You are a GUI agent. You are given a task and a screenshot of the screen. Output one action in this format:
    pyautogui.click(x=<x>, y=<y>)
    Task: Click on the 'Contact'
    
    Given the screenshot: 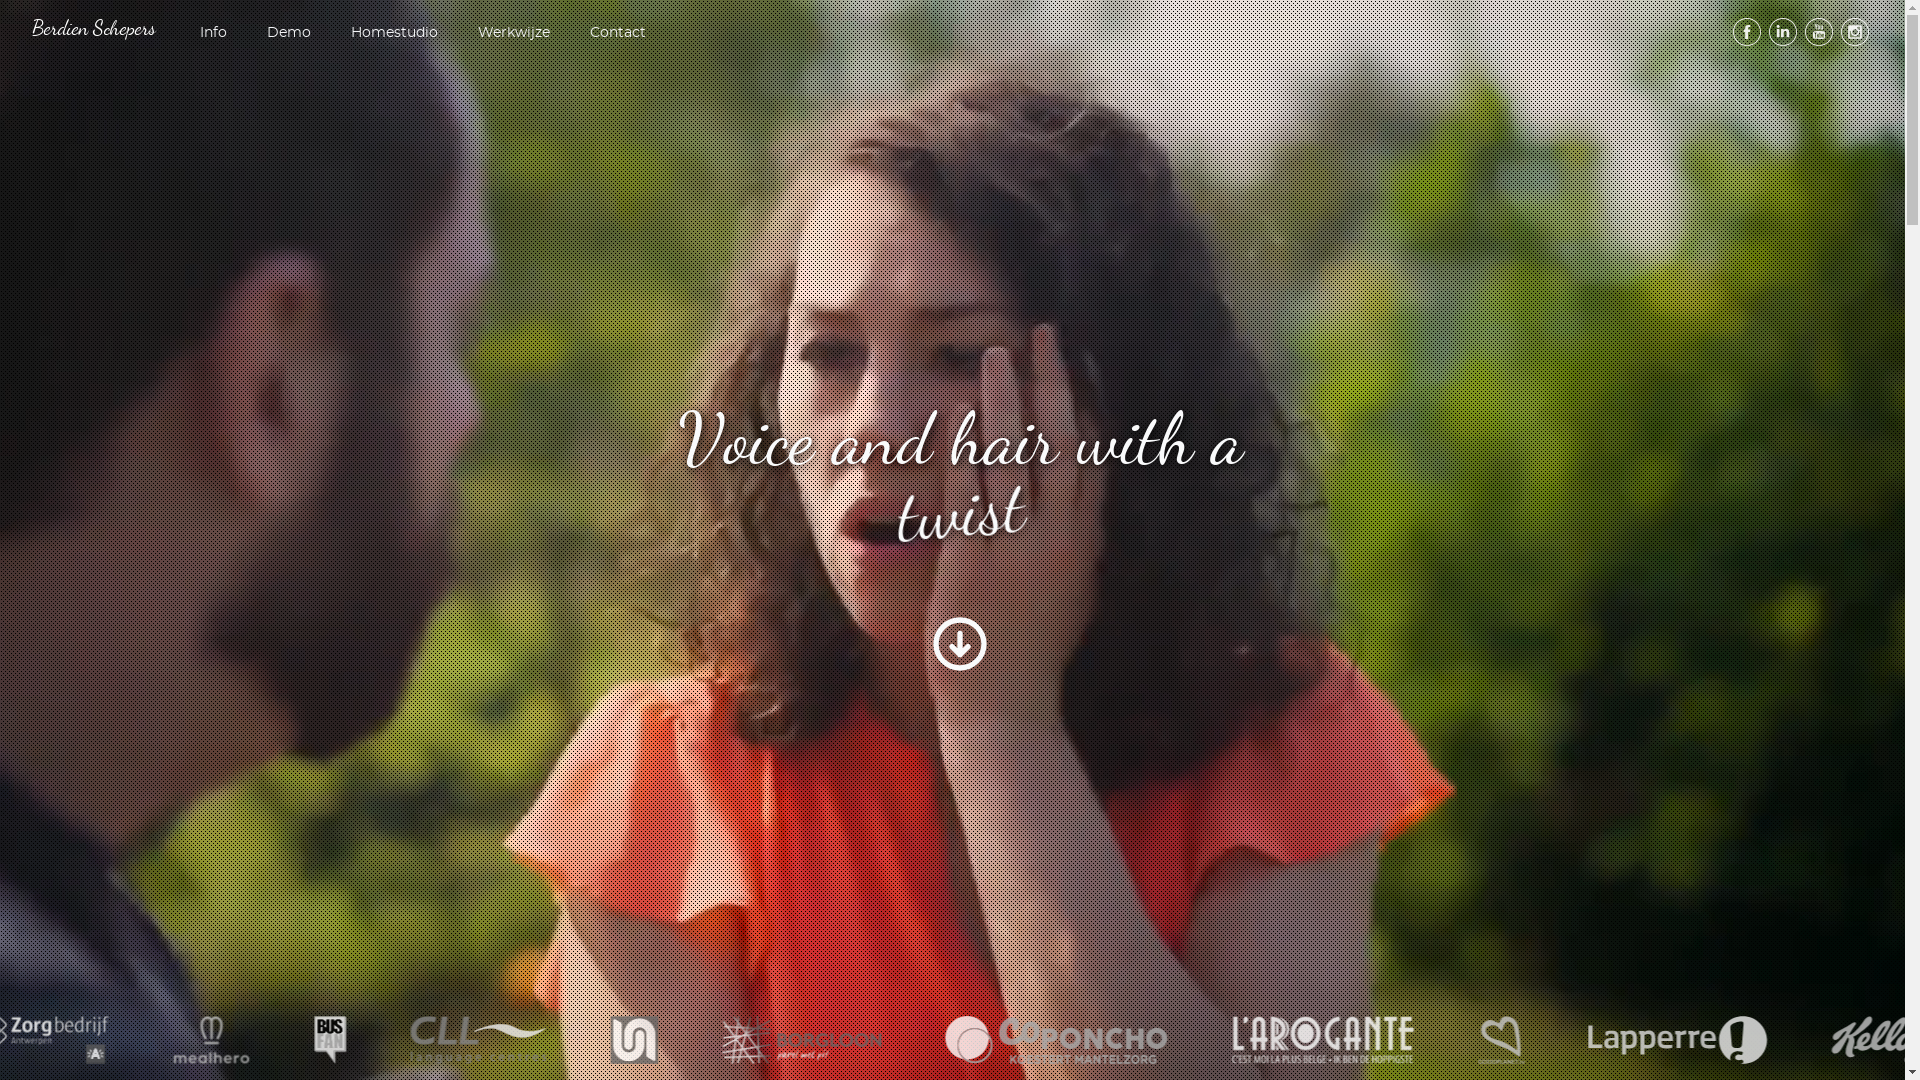 What is the action you would take?
    pyautogui.click(x=584, y=31)
    